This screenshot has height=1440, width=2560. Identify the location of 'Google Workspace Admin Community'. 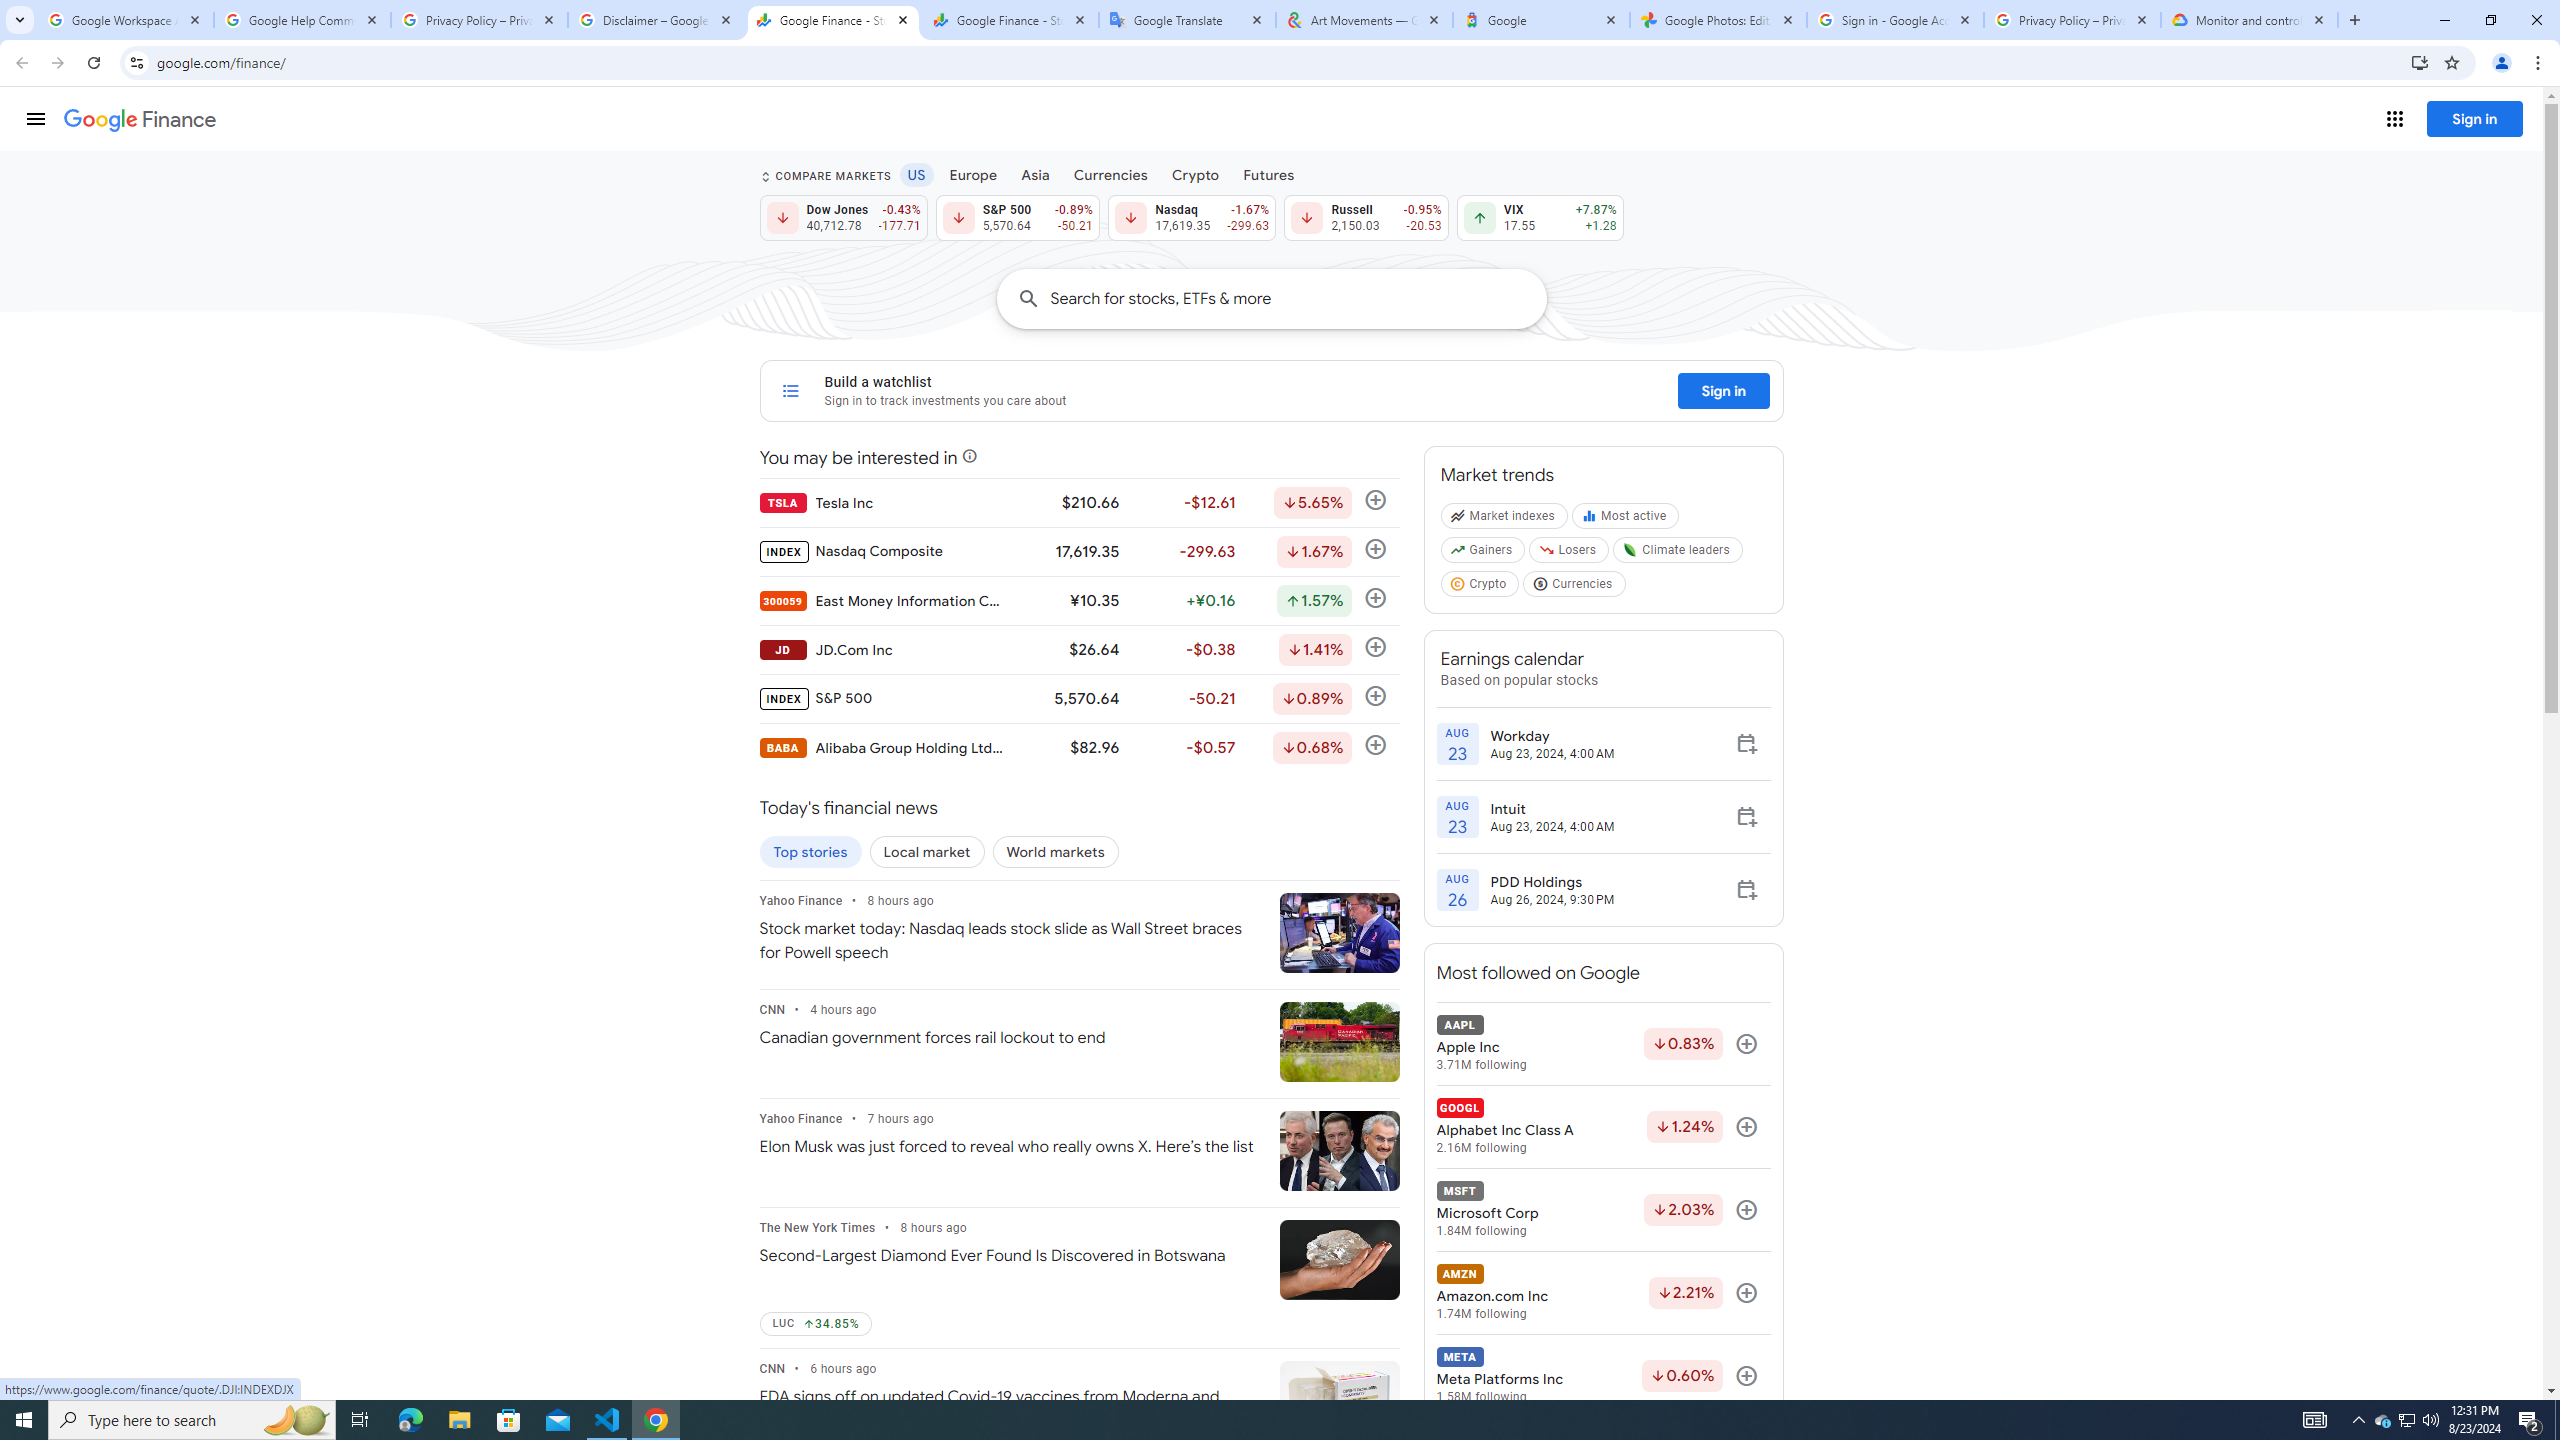
(125, 19).